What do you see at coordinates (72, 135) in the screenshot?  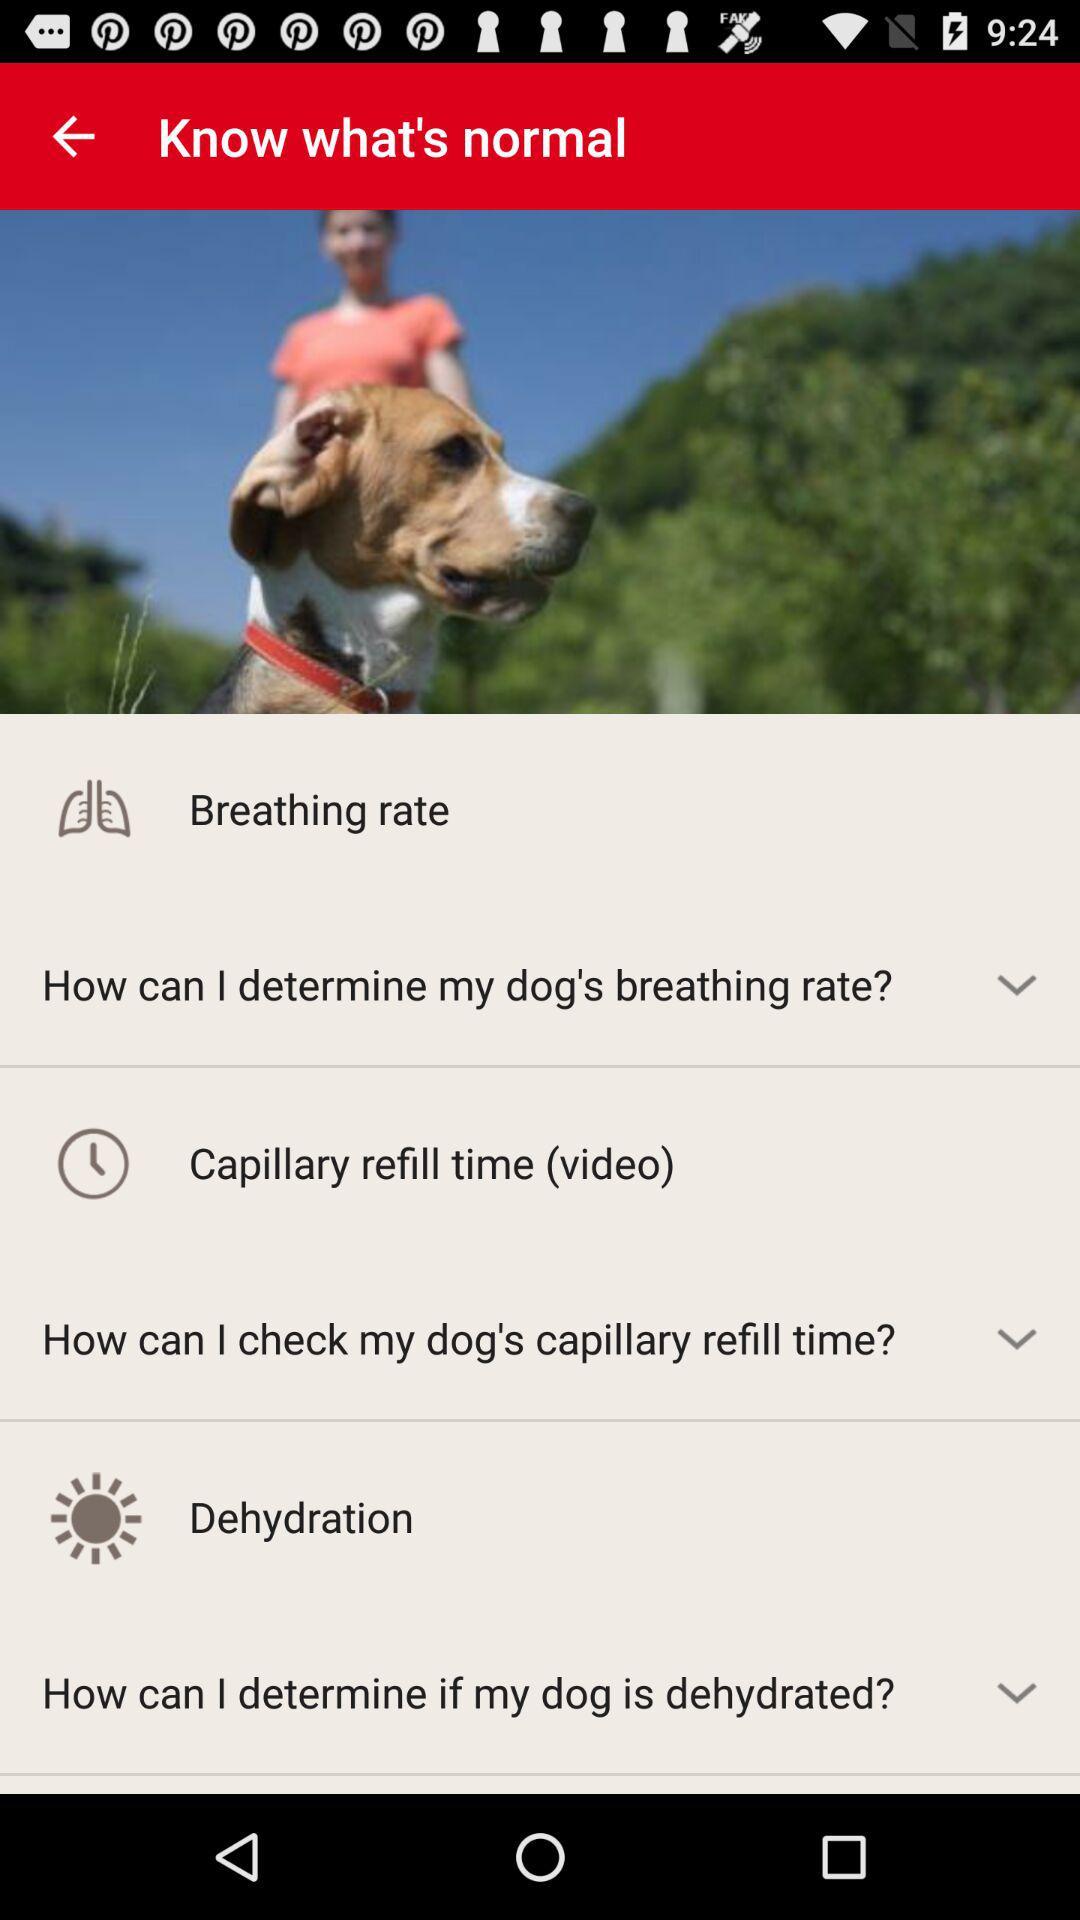 I see `the icon at the top left corner` at bounding box center [72, 135].